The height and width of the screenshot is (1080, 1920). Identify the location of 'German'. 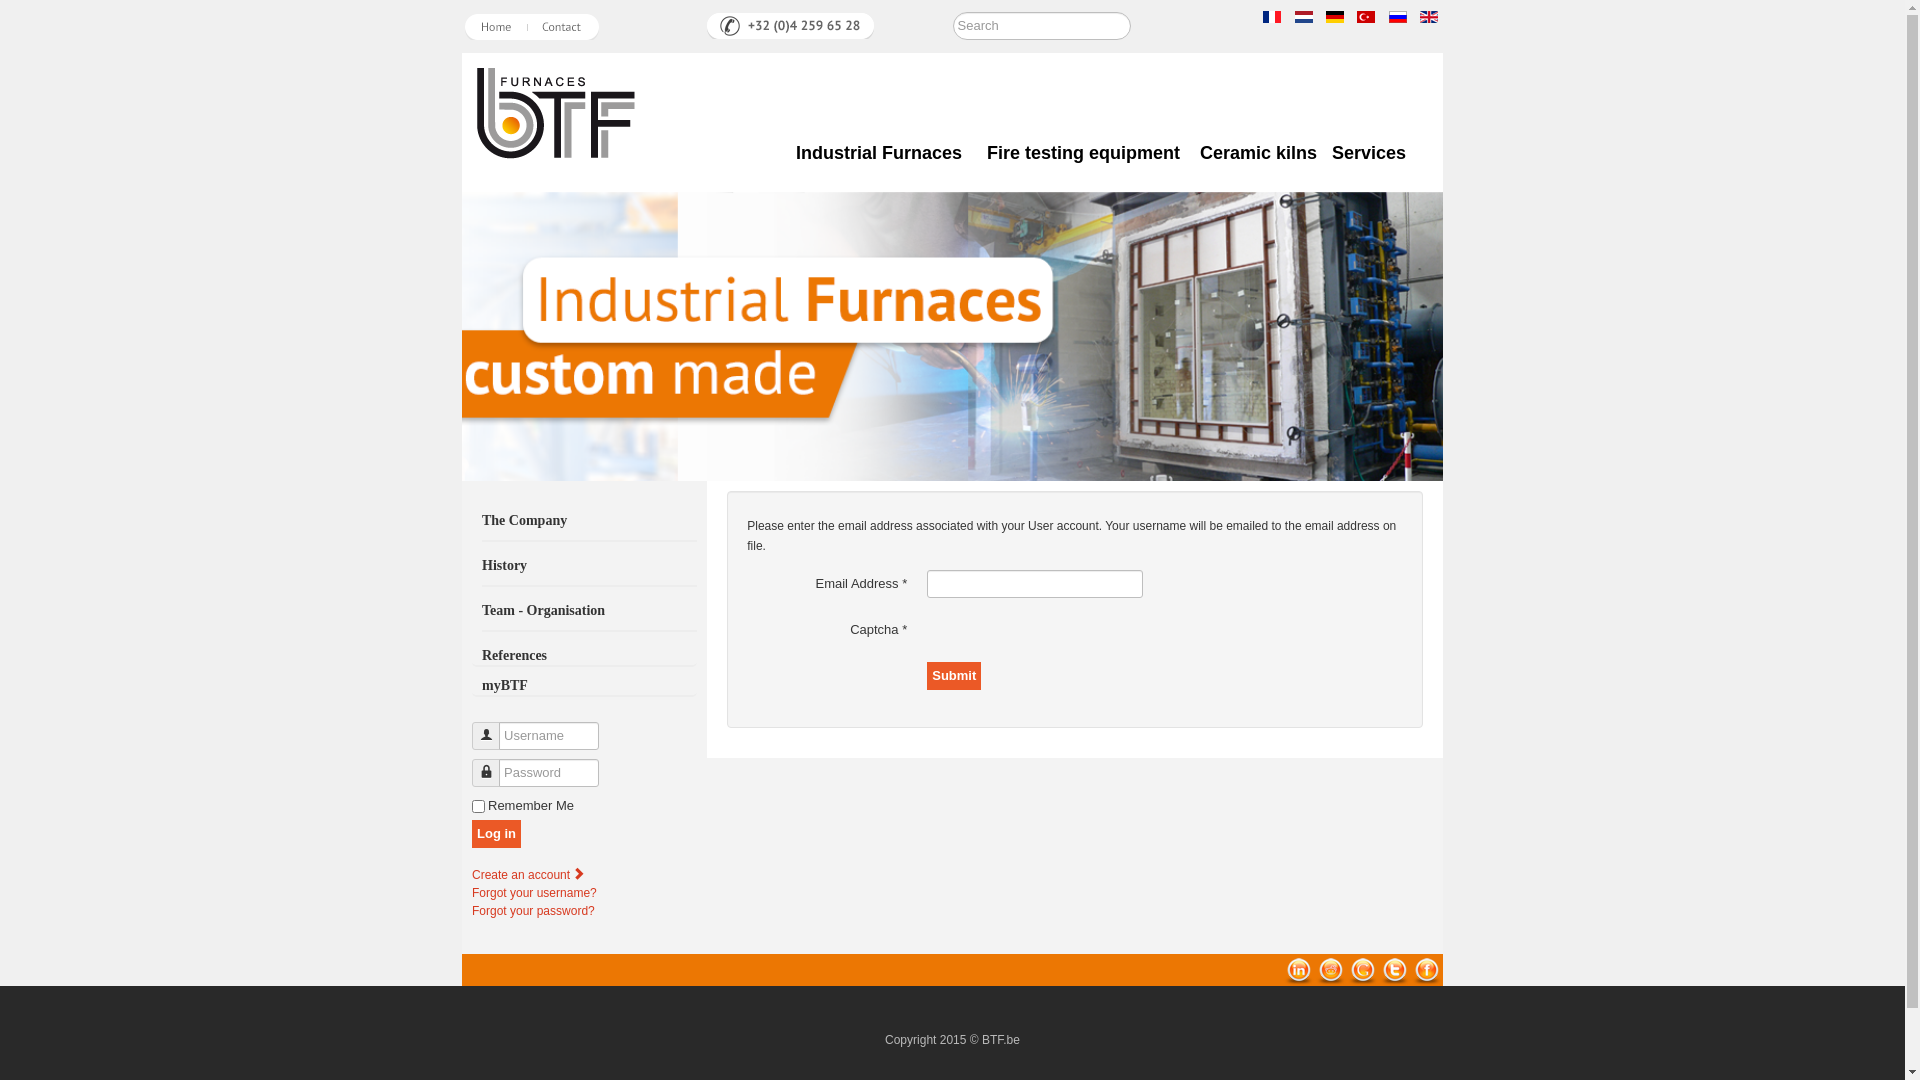
(1334, 16).